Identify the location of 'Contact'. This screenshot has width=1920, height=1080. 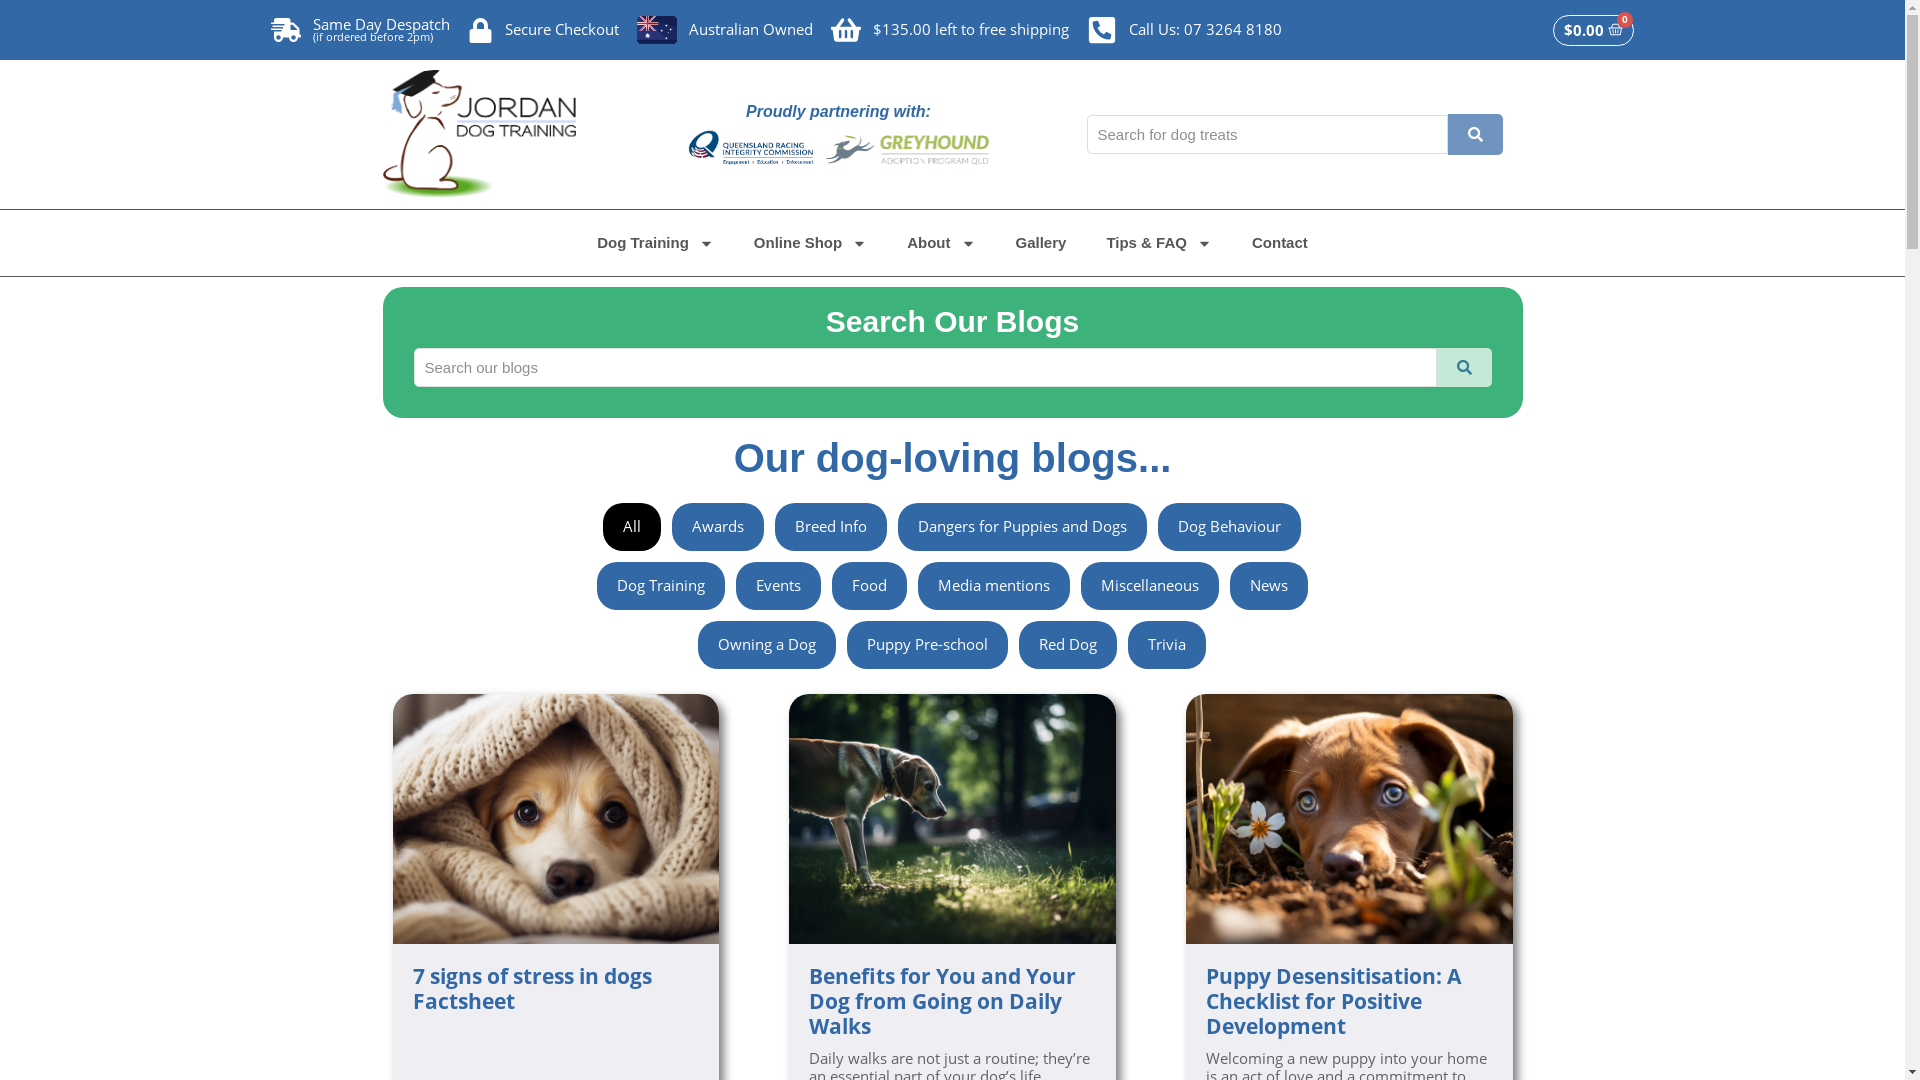
(1280, 242).